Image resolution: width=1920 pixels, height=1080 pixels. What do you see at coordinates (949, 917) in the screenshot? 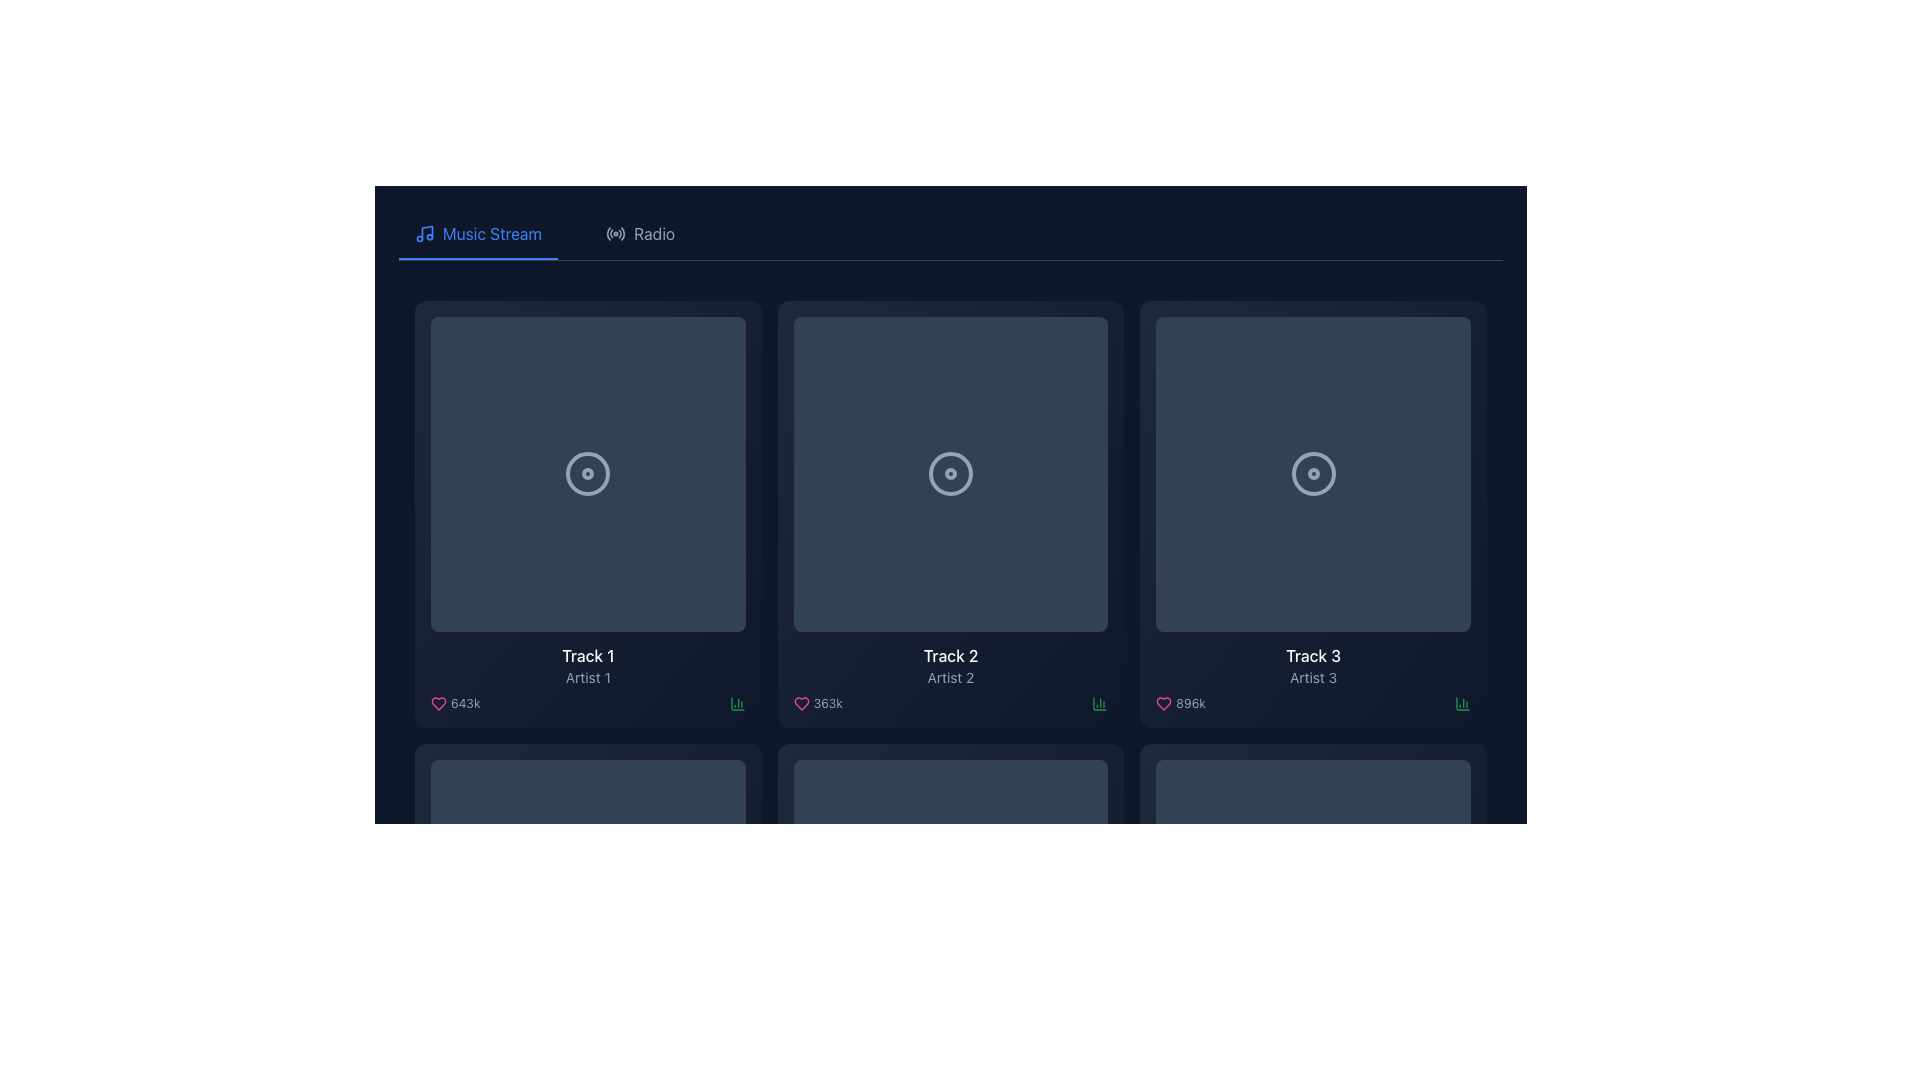
I see `the graphical icon that serves as a representation or placeholder for media content, positioned centrally within the square dark background of the track cover` at bounding box center [949, 917].